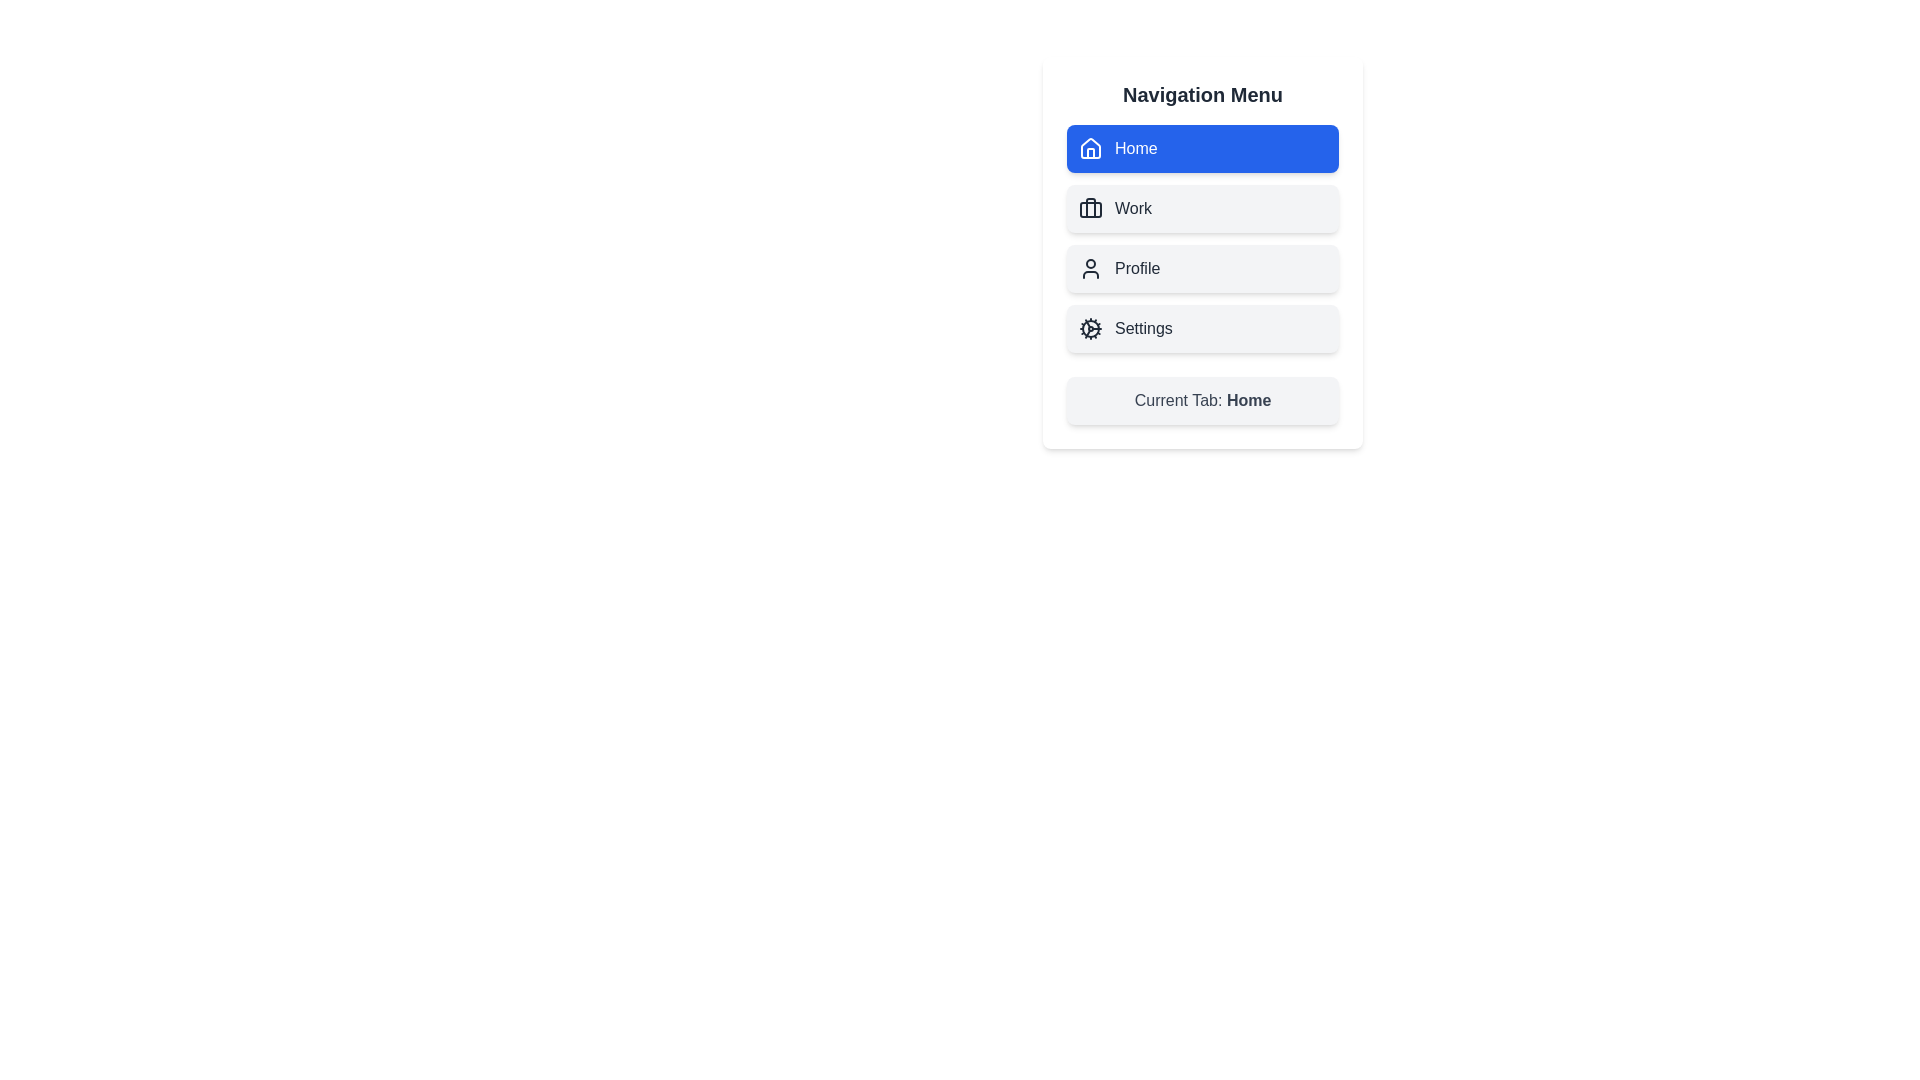  What do you see at coordinates (1202, 208) in the screenshot?
I see `the Work tab to activate it` at bounding box center [1202, 208].